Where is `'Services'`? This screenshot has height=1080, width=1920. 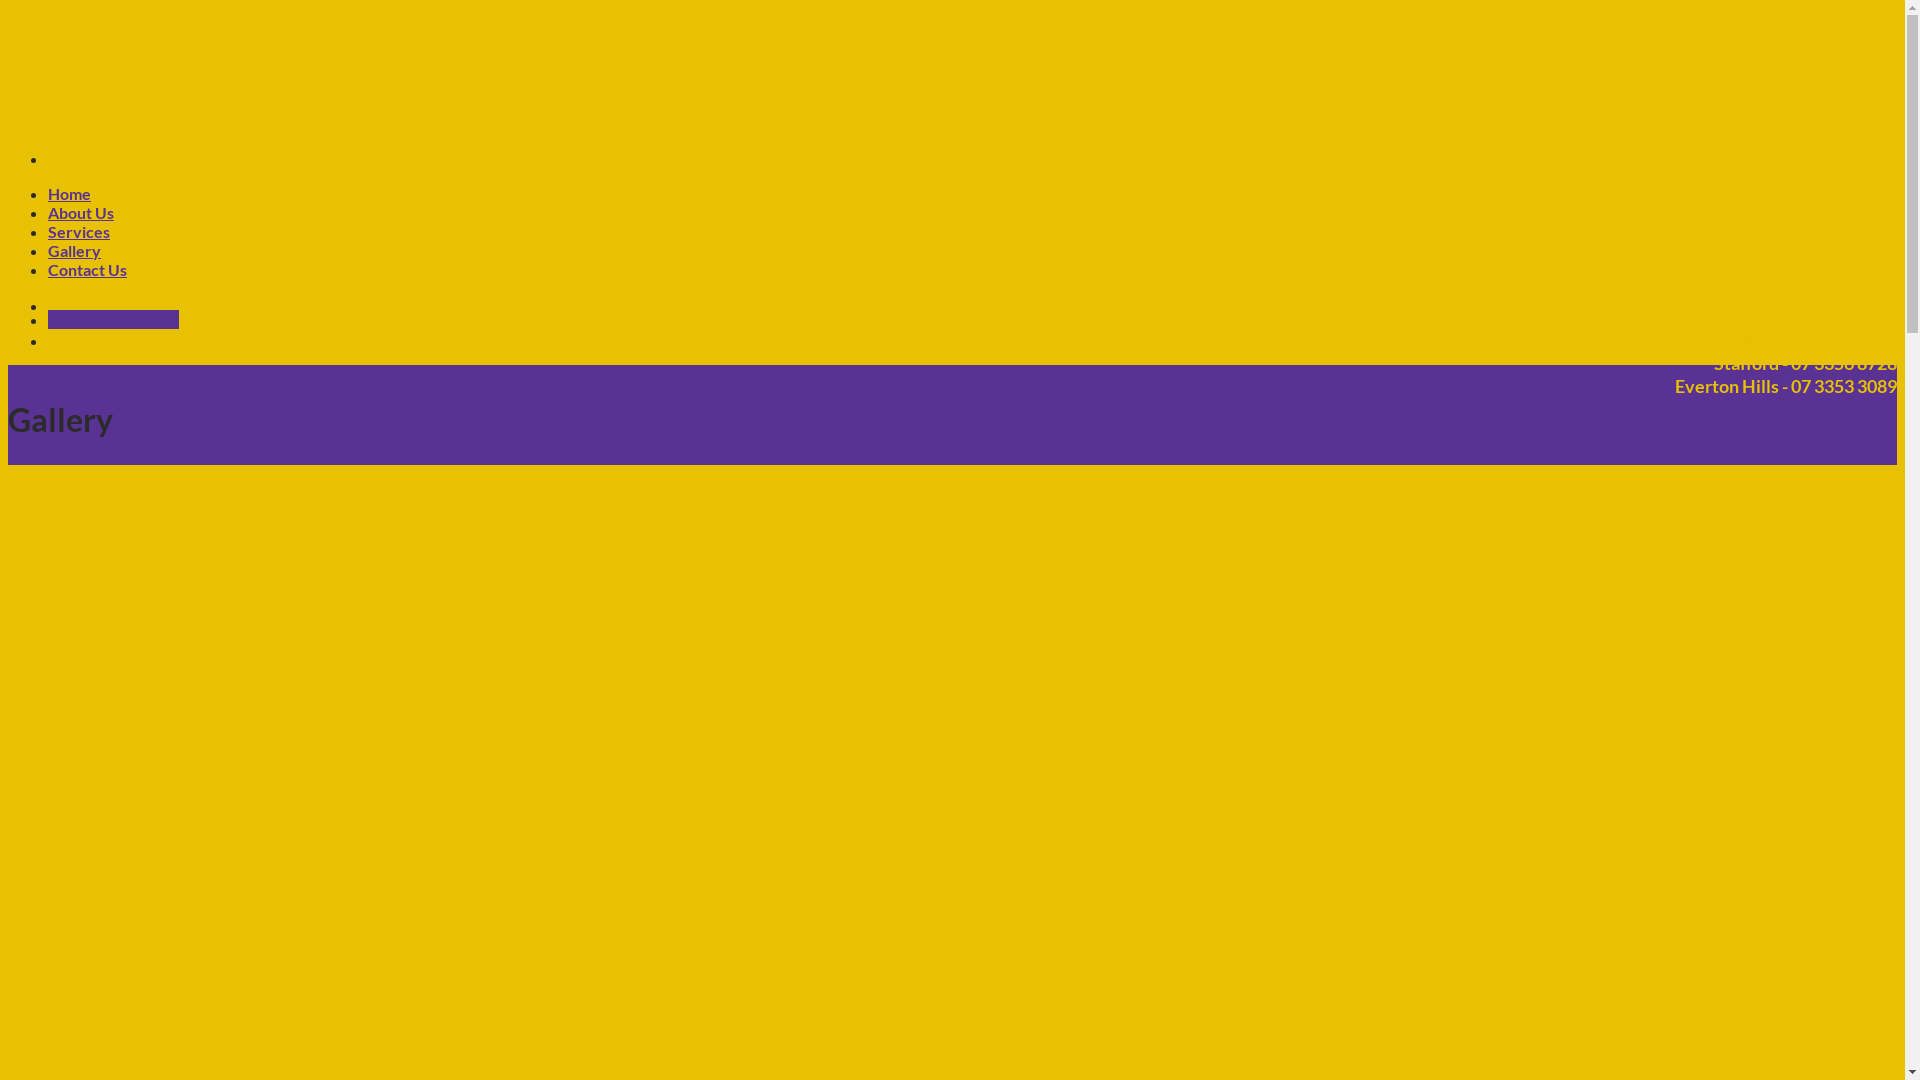
'Services' is located at coordinates (78, 230).